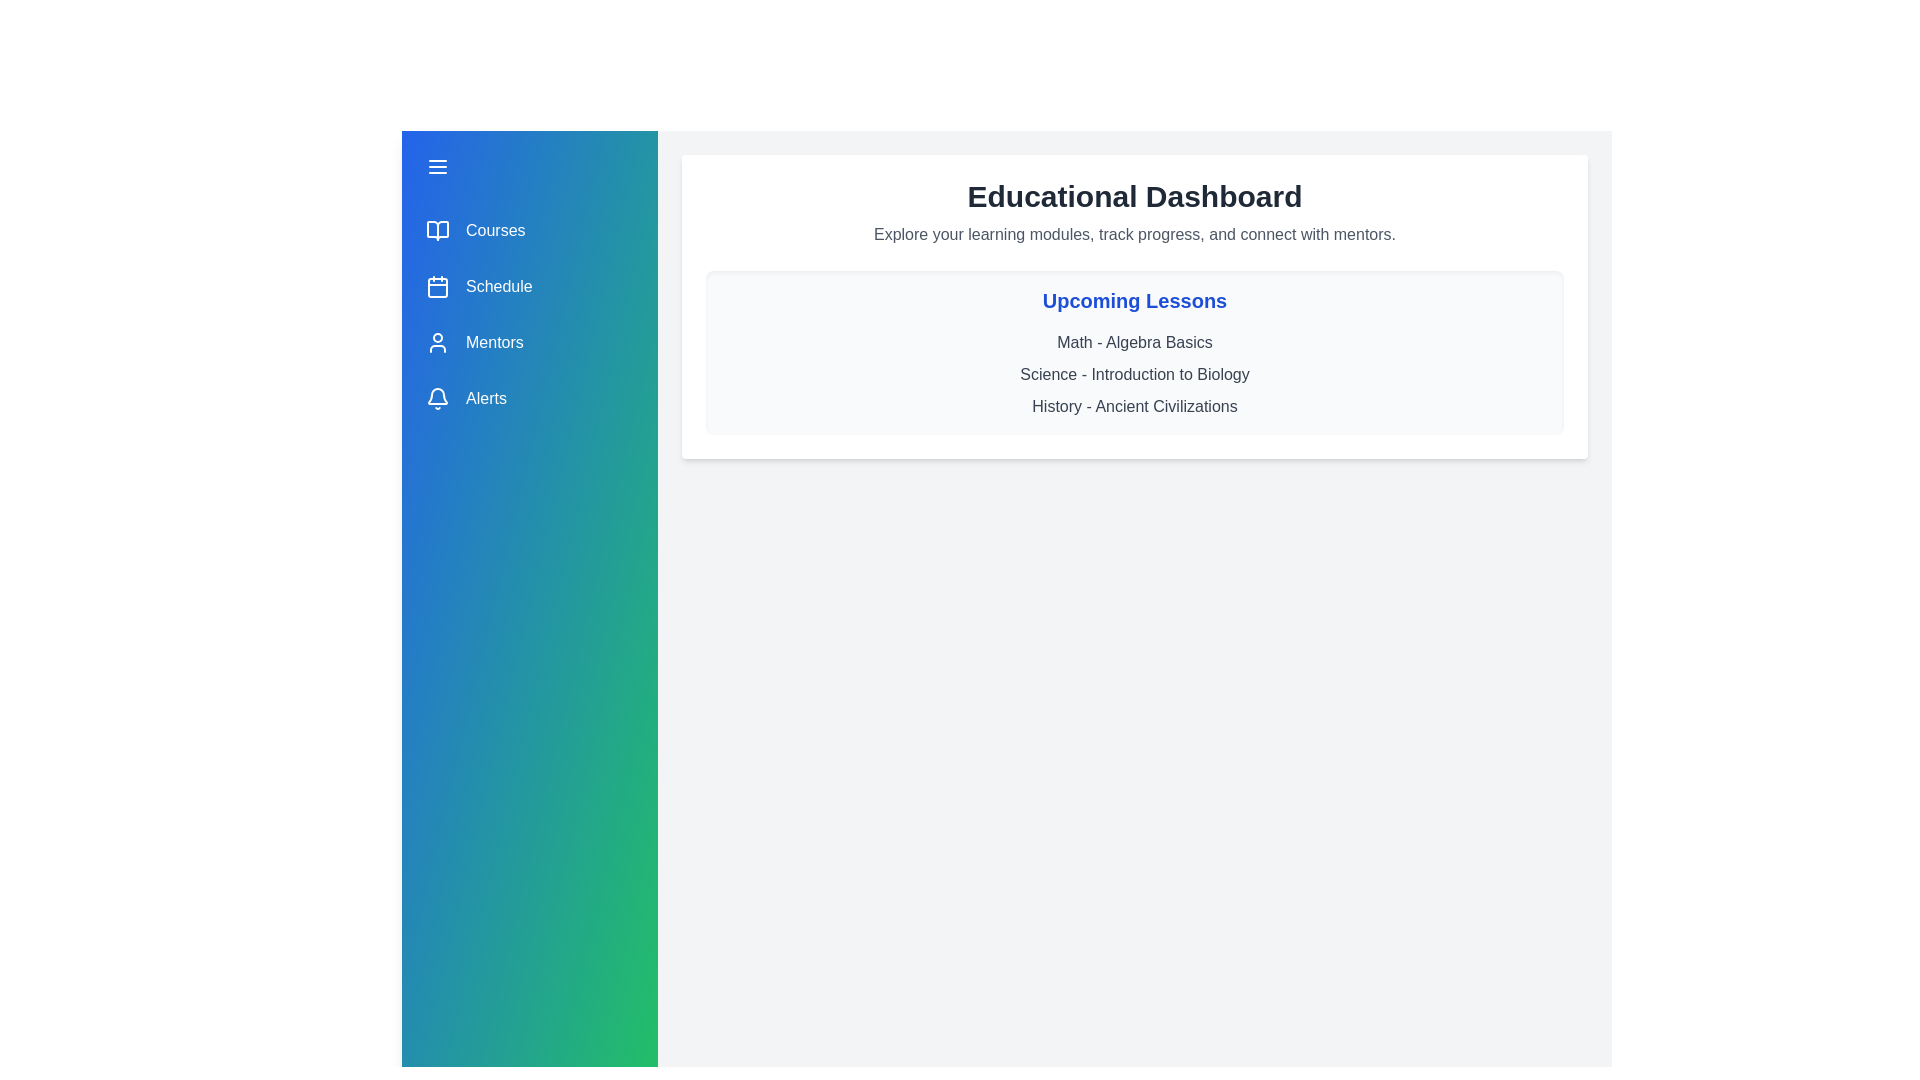 This screenshot has height=1080, width=1920. What do you see at coordinates (529, 342) in the screenshot?
I see `the menu item corresponding to Mentors` at bounding box center [529, 342].